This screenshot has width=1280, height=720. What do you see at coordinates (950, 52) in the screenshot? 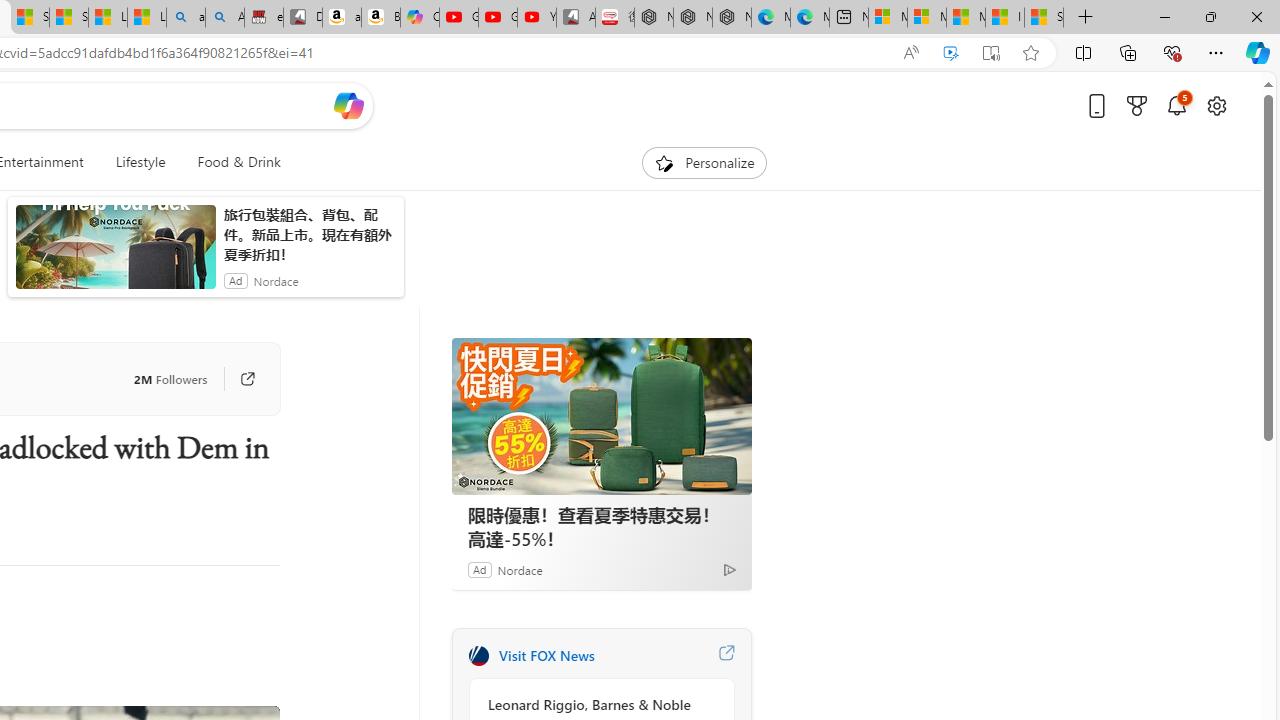
I see `'Enhance video'` at bounding box center [950, 52].